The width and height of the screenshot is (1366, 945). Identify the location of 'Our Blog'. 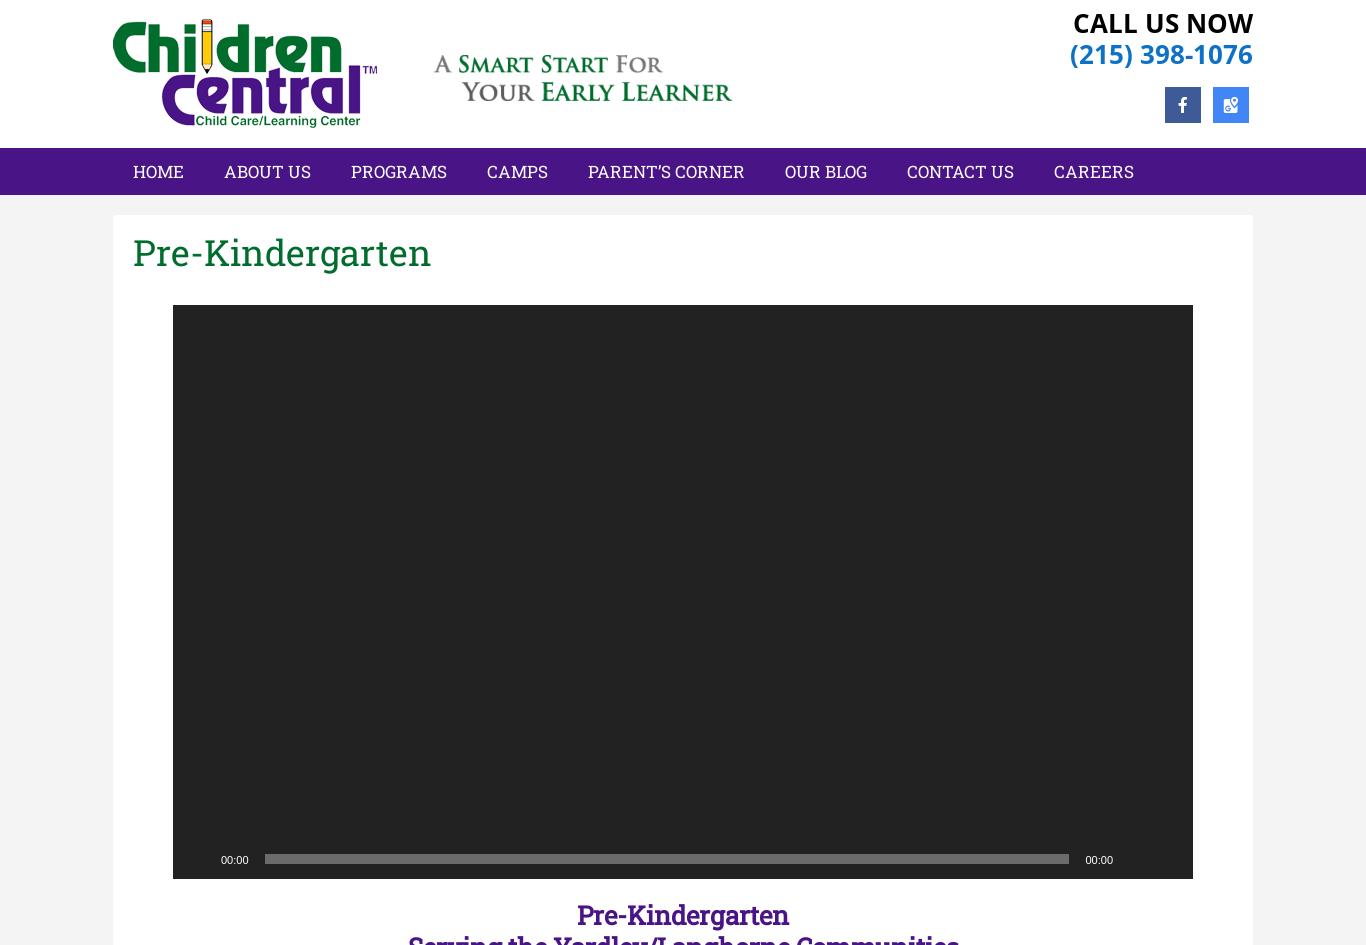
(825, 171).